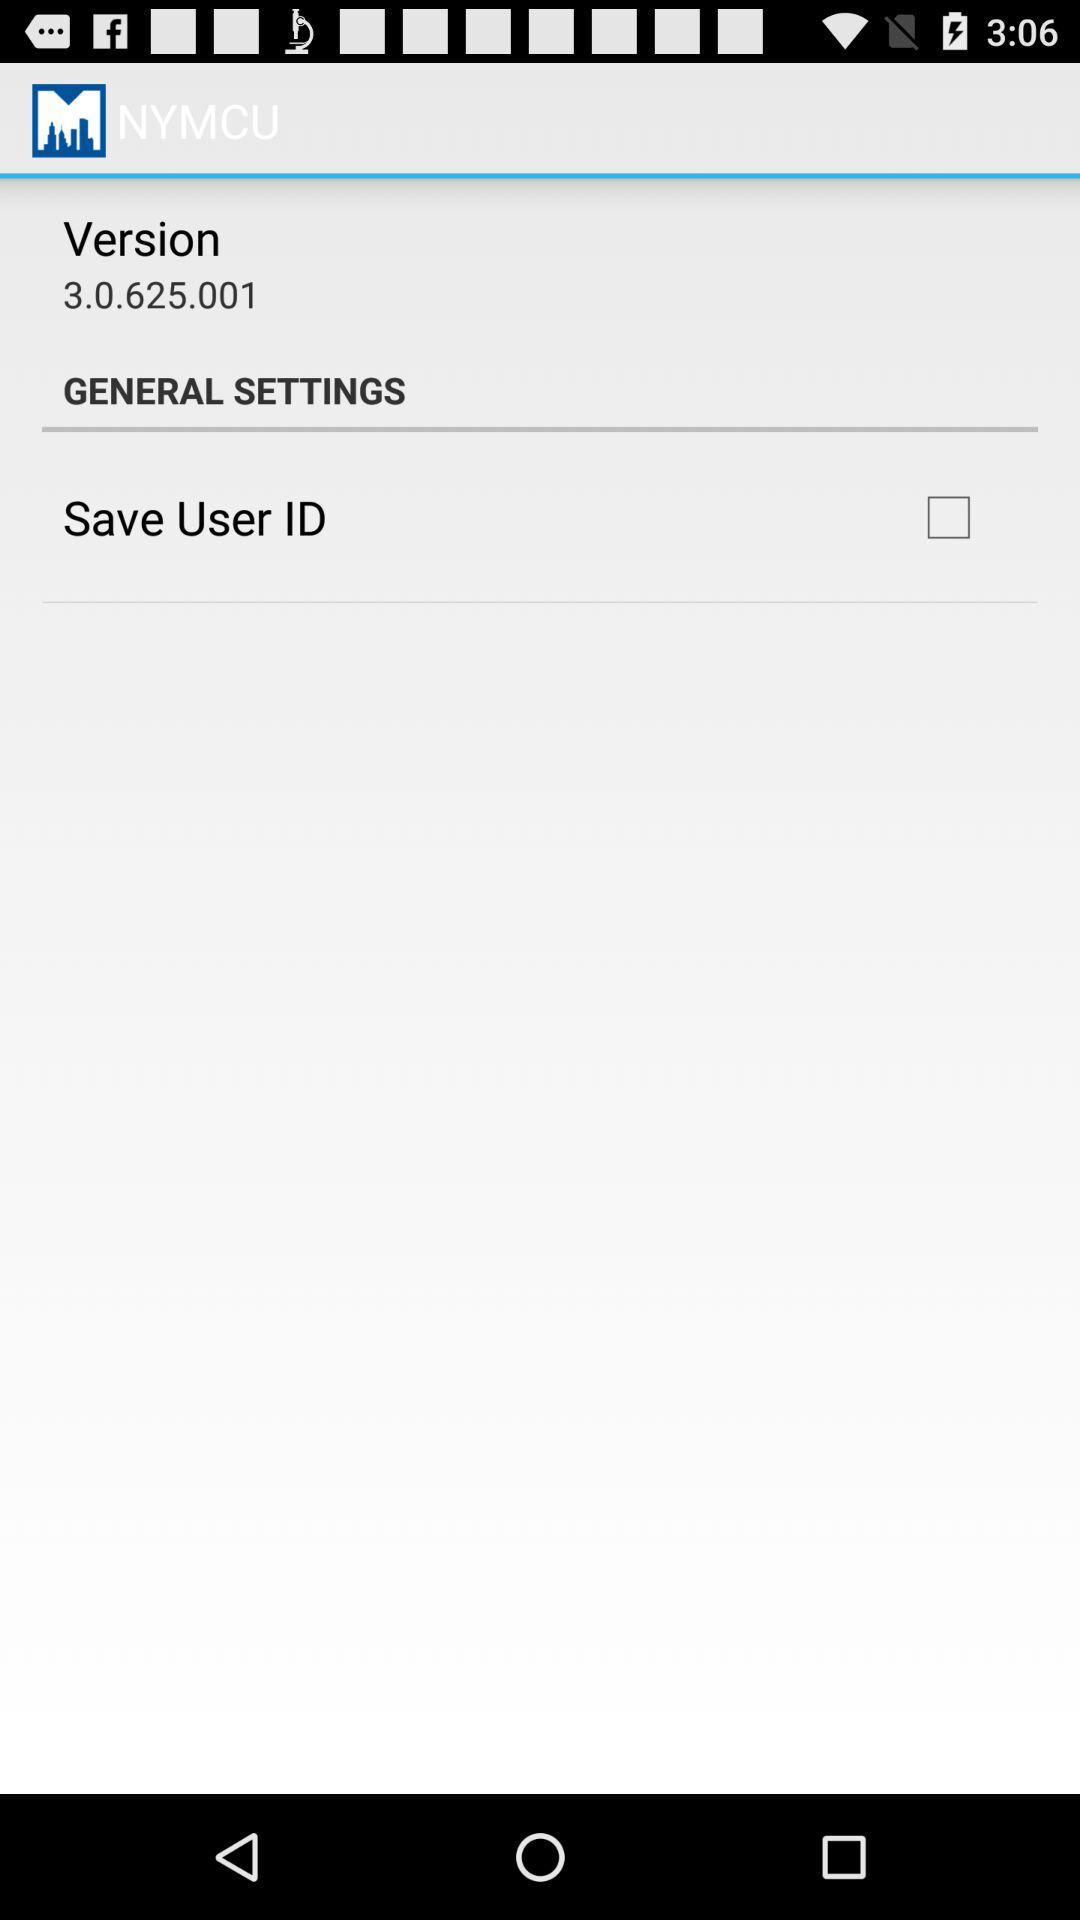 This screenshot has width=1080, height=1920. Describe the element at coordinates (947, 517) in the screenshot. I see `icon next to save user id item` at that location.